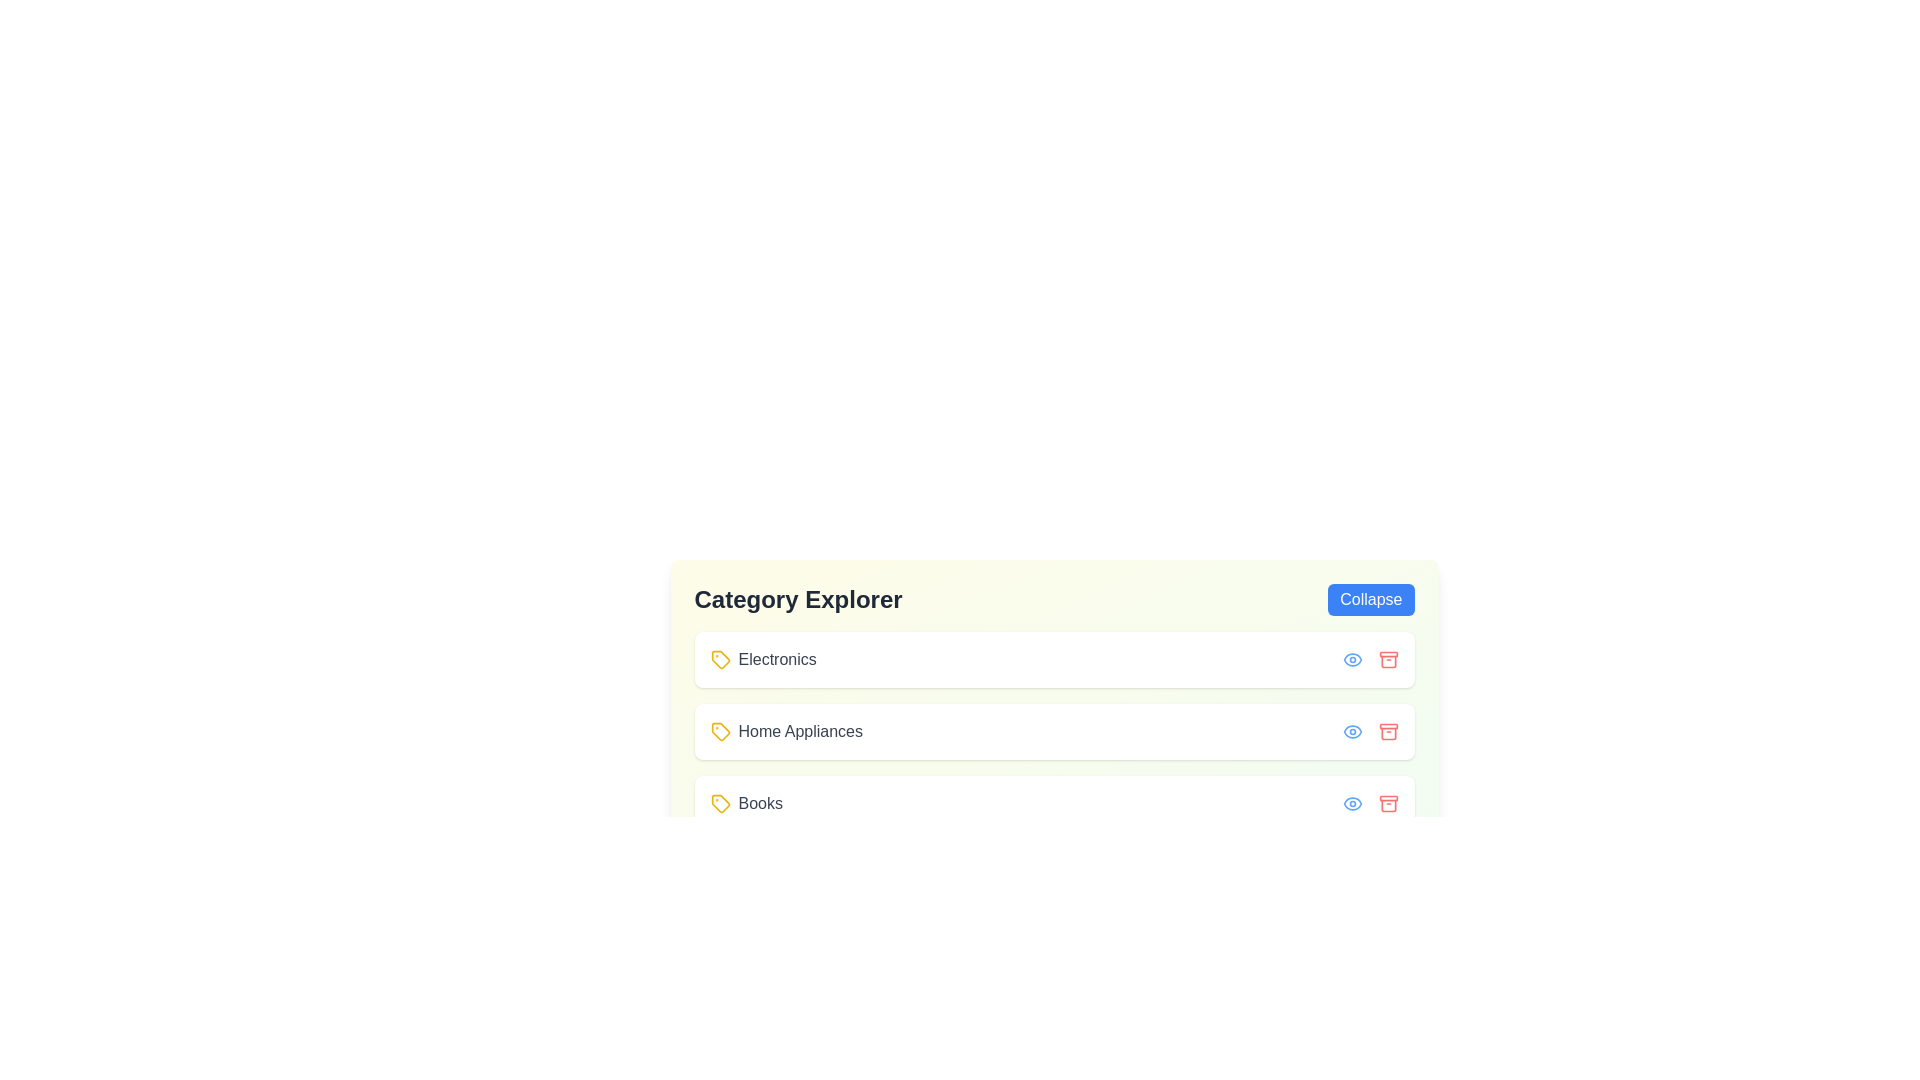 This screenshot has width=1920, height=1080. Describe the element at coordinates (1352, 659) in the screenshot. I see `the blue outline eye icon located in the interactive toolbar to the right of the 'Category Explorer' section` at that location.